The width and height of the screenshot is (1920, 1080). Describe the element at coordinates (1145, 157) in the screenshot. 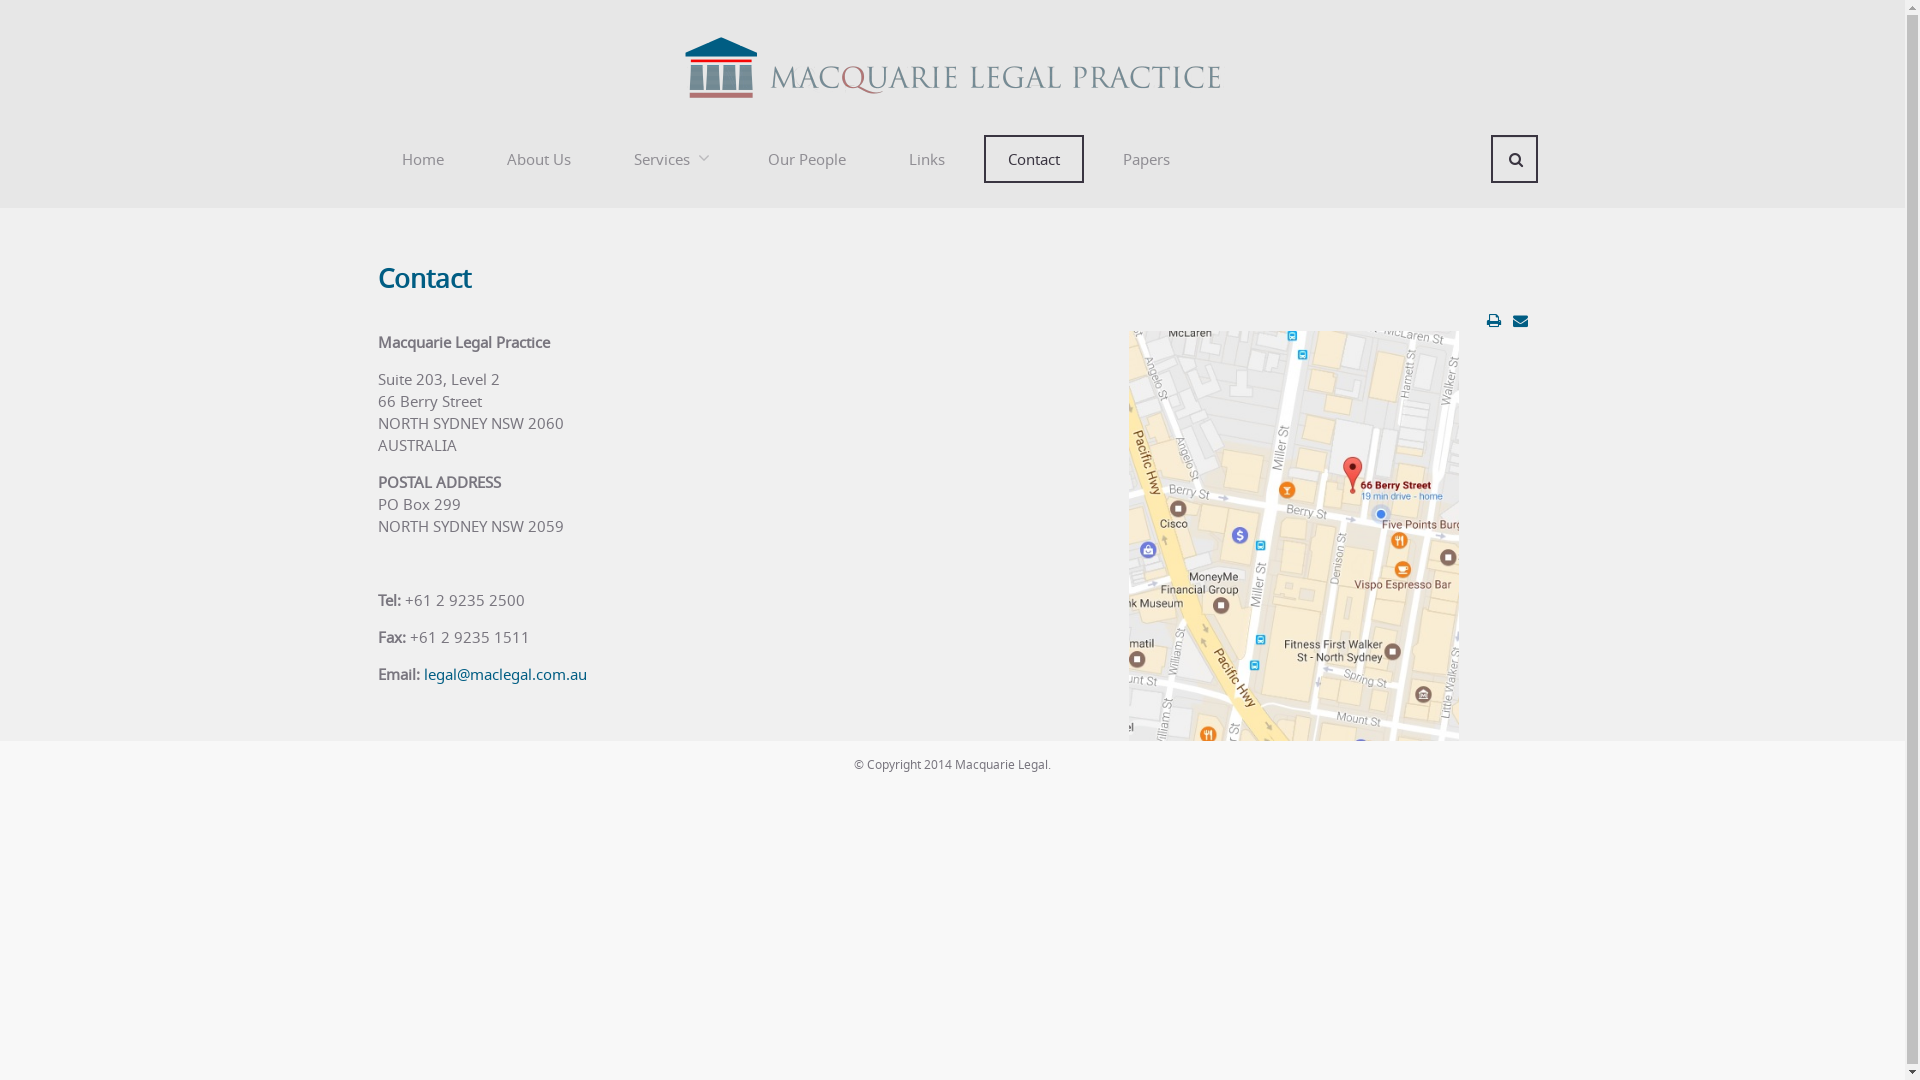

I see `'Papers'` at that location.